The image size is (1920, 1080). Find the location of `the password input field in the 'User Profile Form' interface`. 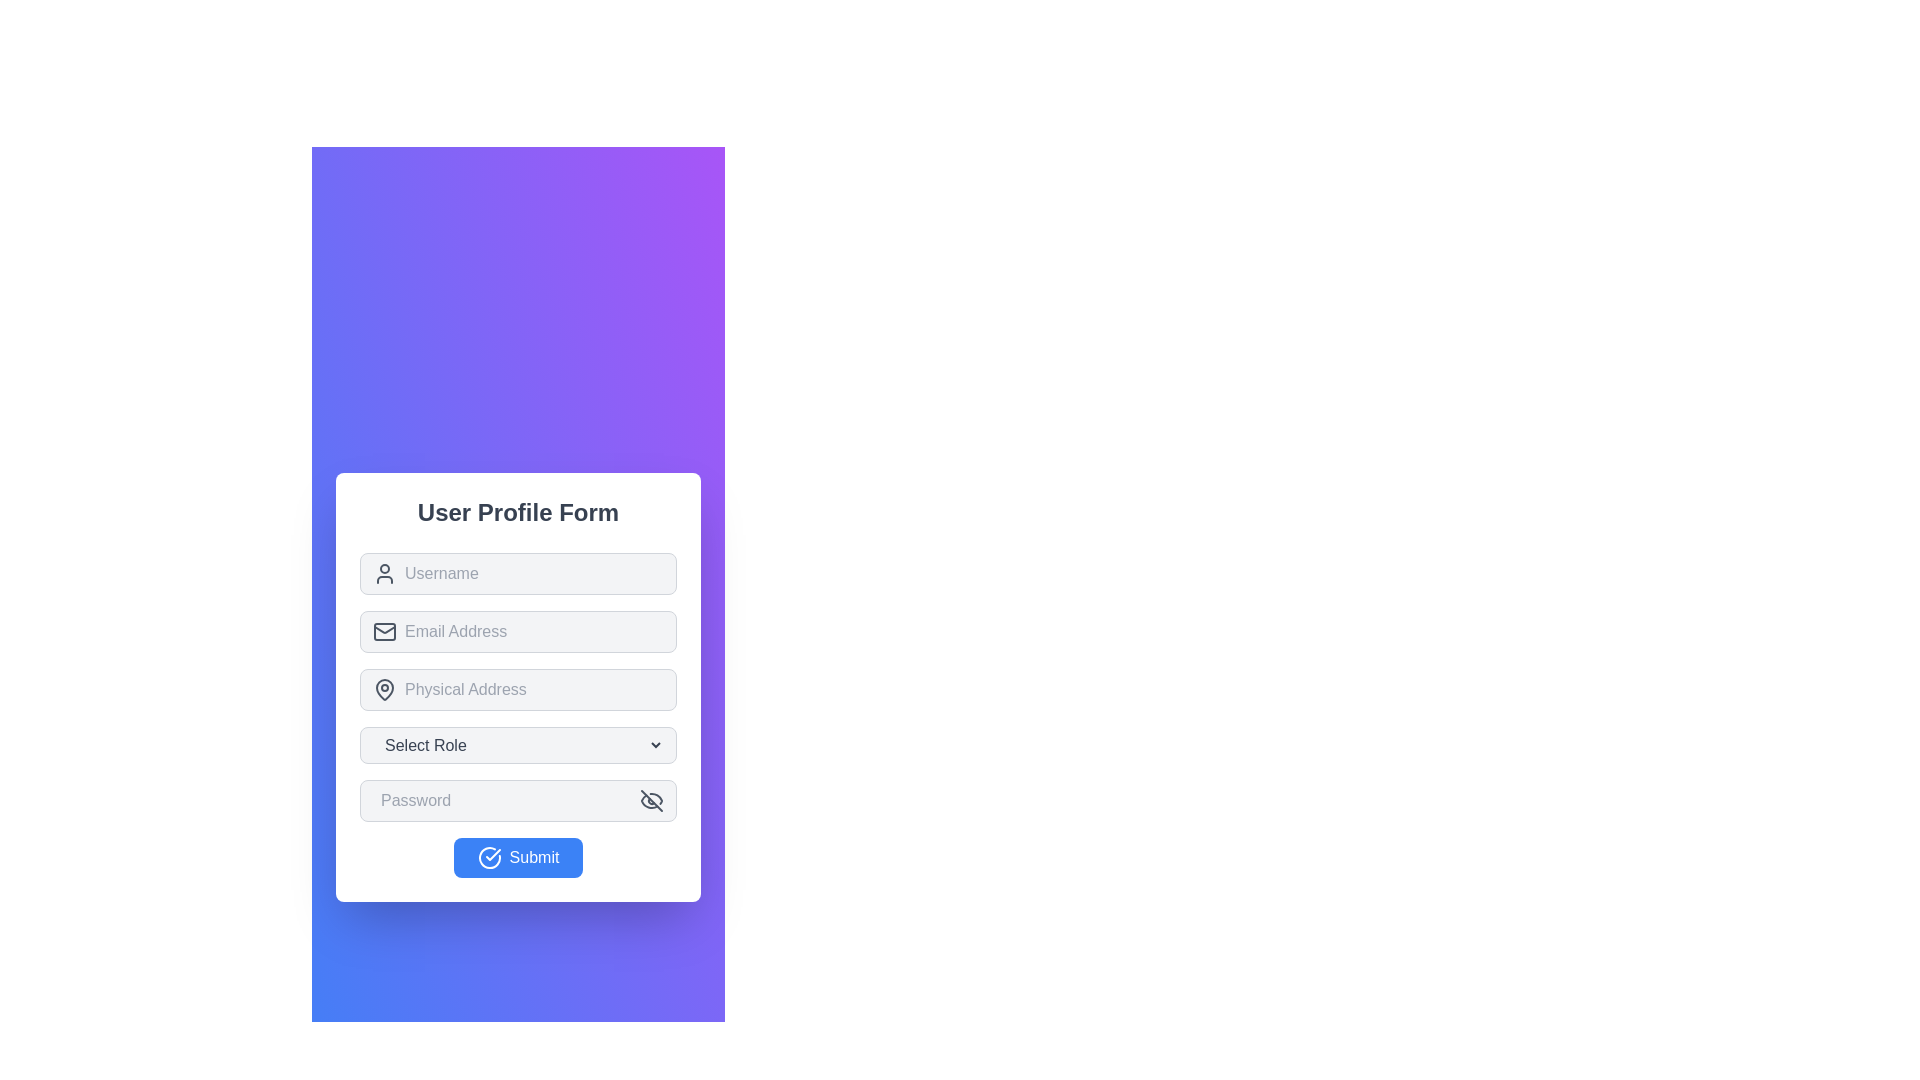

the password input field in the 'User Profile Form' interface is located at coordinates (506, 799).